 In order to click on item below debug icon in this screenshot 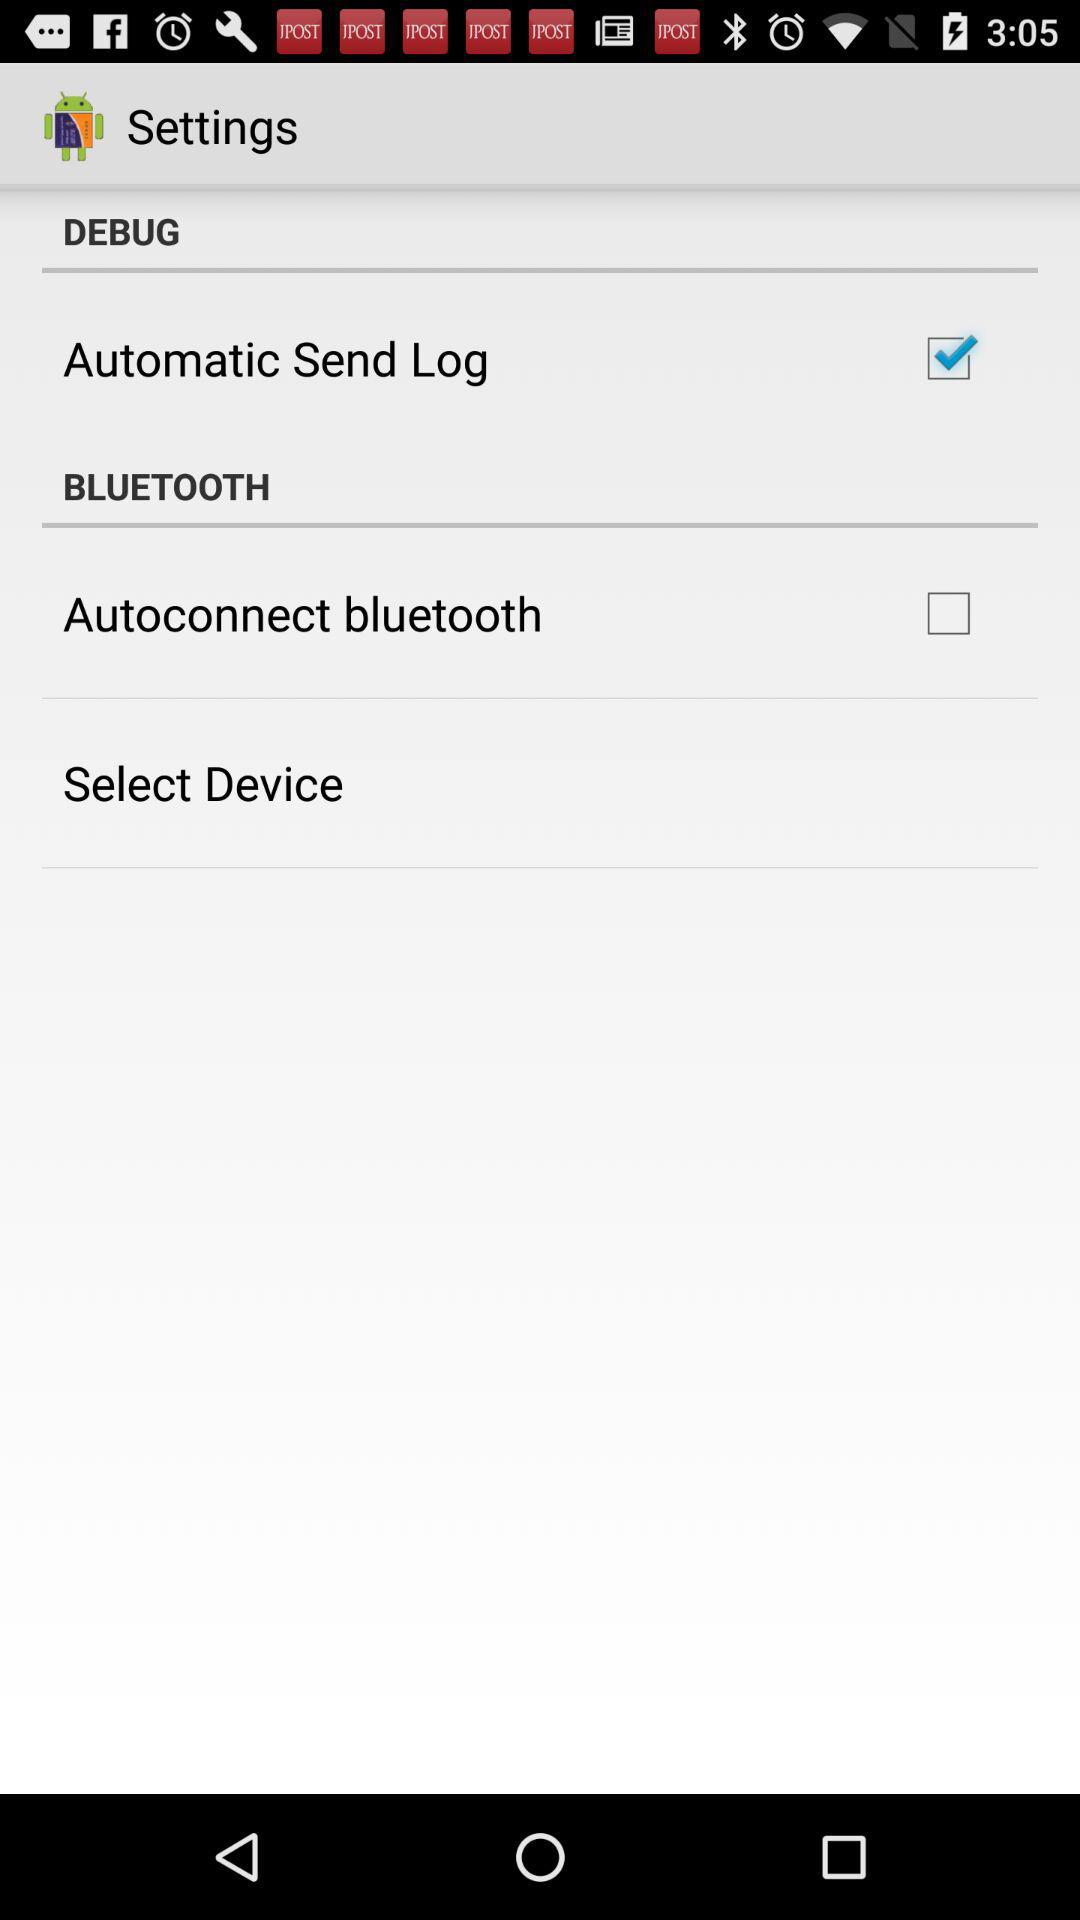, I will do `click(276, 358)`.